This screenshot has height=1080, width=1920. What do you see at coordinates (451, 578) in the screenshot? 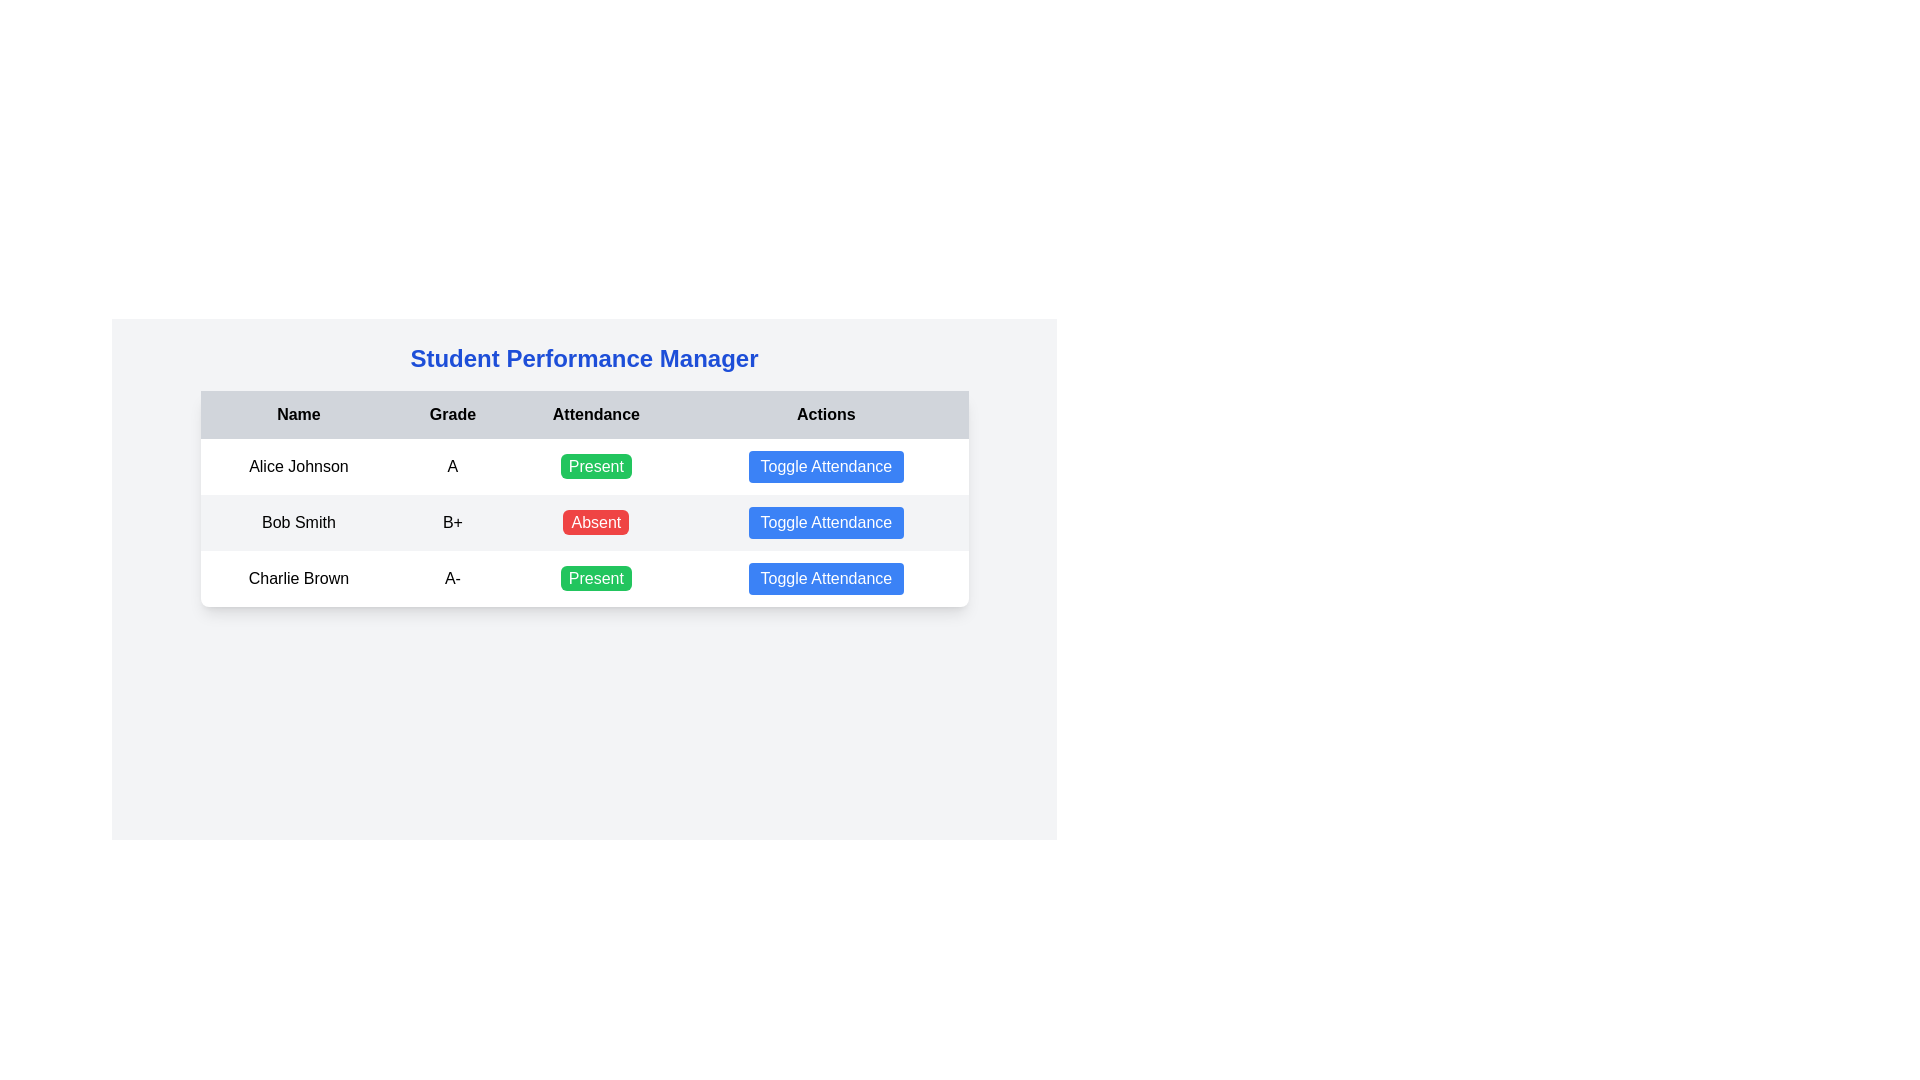
I see `the static text element displaying 'A-' located in the third row under the 'Grade' column of the table for 'Charlie Brown'` at bounding box center [451, 578].